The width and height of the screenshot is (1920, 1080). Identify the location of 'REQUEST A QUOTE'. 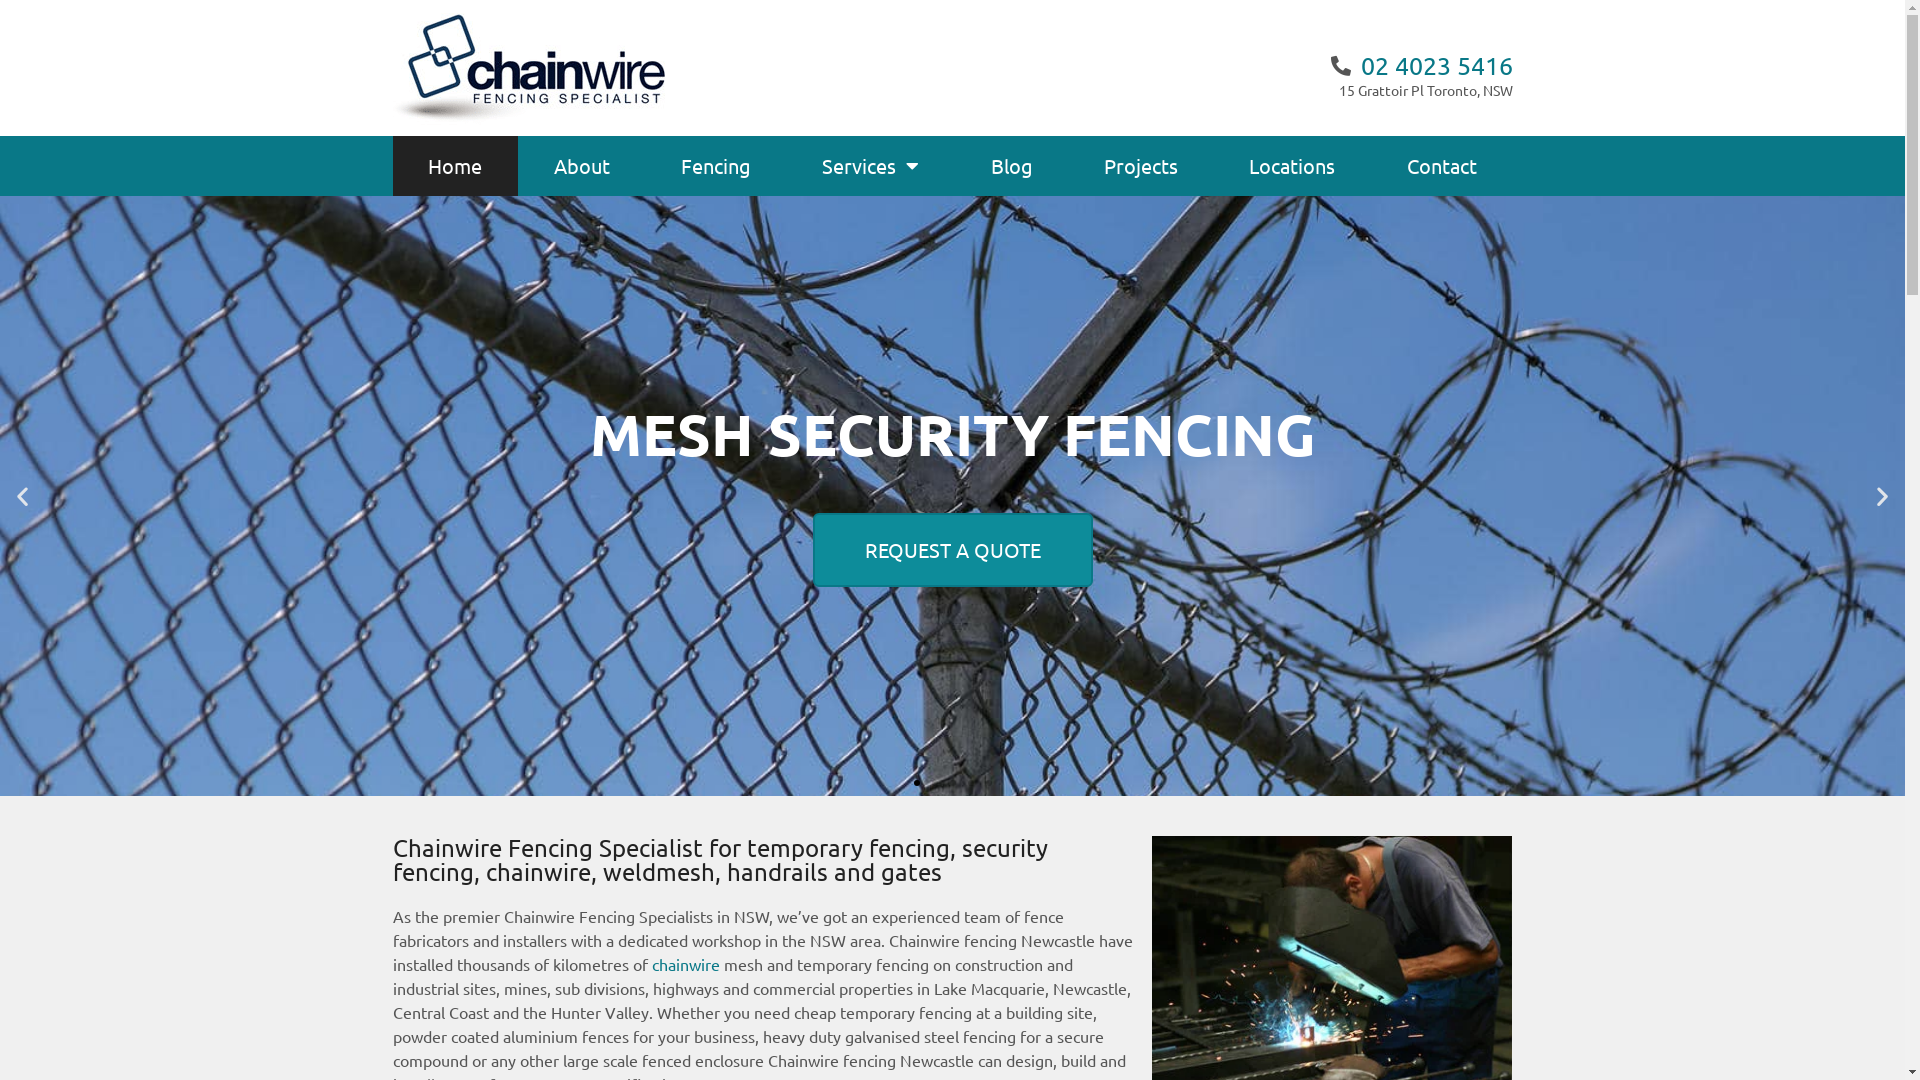
(950, 550).